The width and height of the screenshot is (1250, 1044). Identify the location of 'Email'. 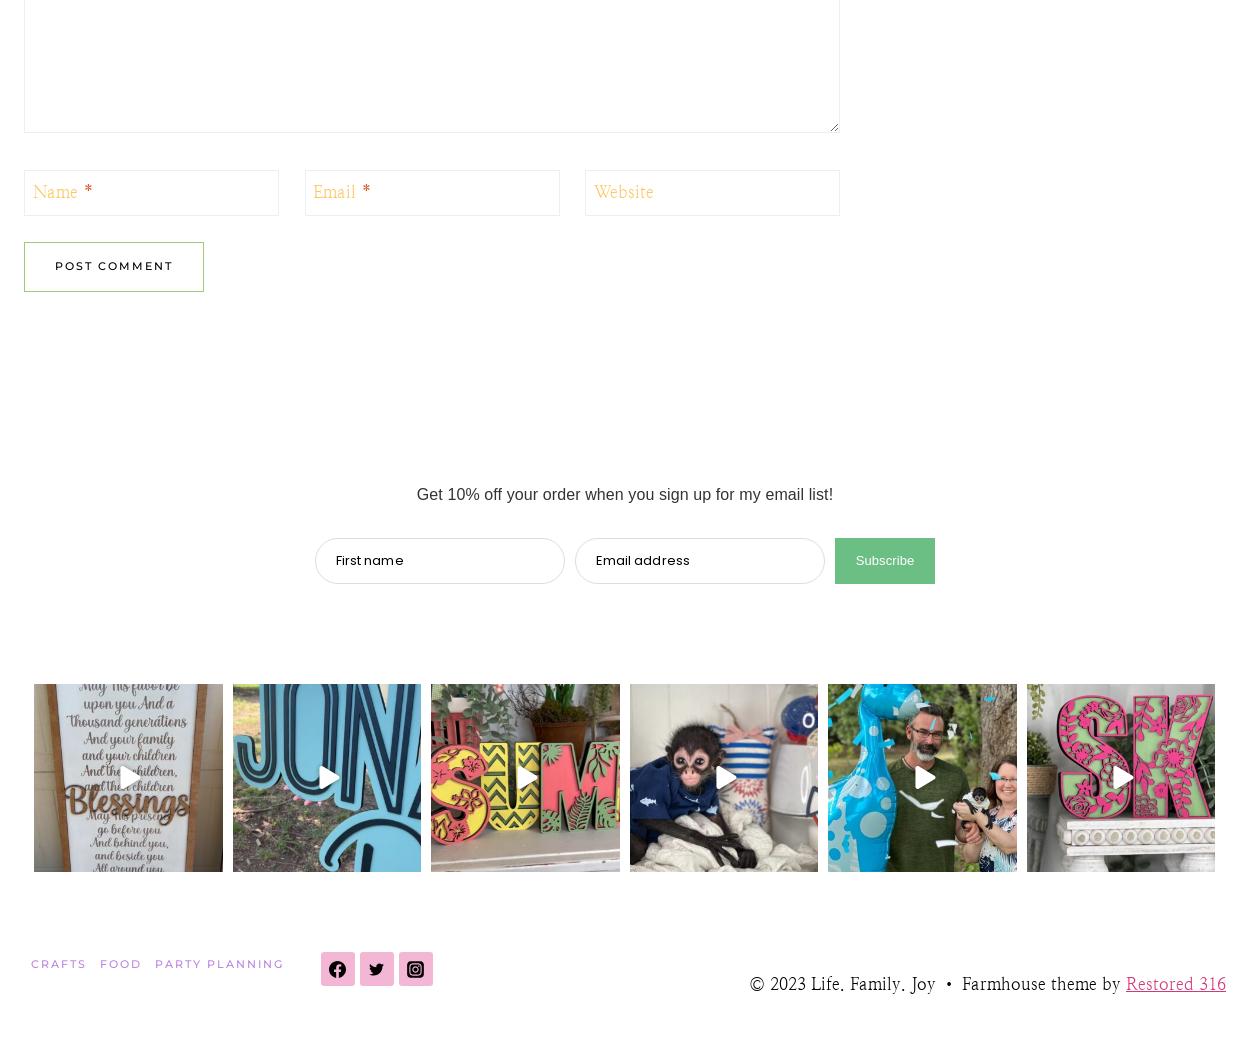
(336, 190).